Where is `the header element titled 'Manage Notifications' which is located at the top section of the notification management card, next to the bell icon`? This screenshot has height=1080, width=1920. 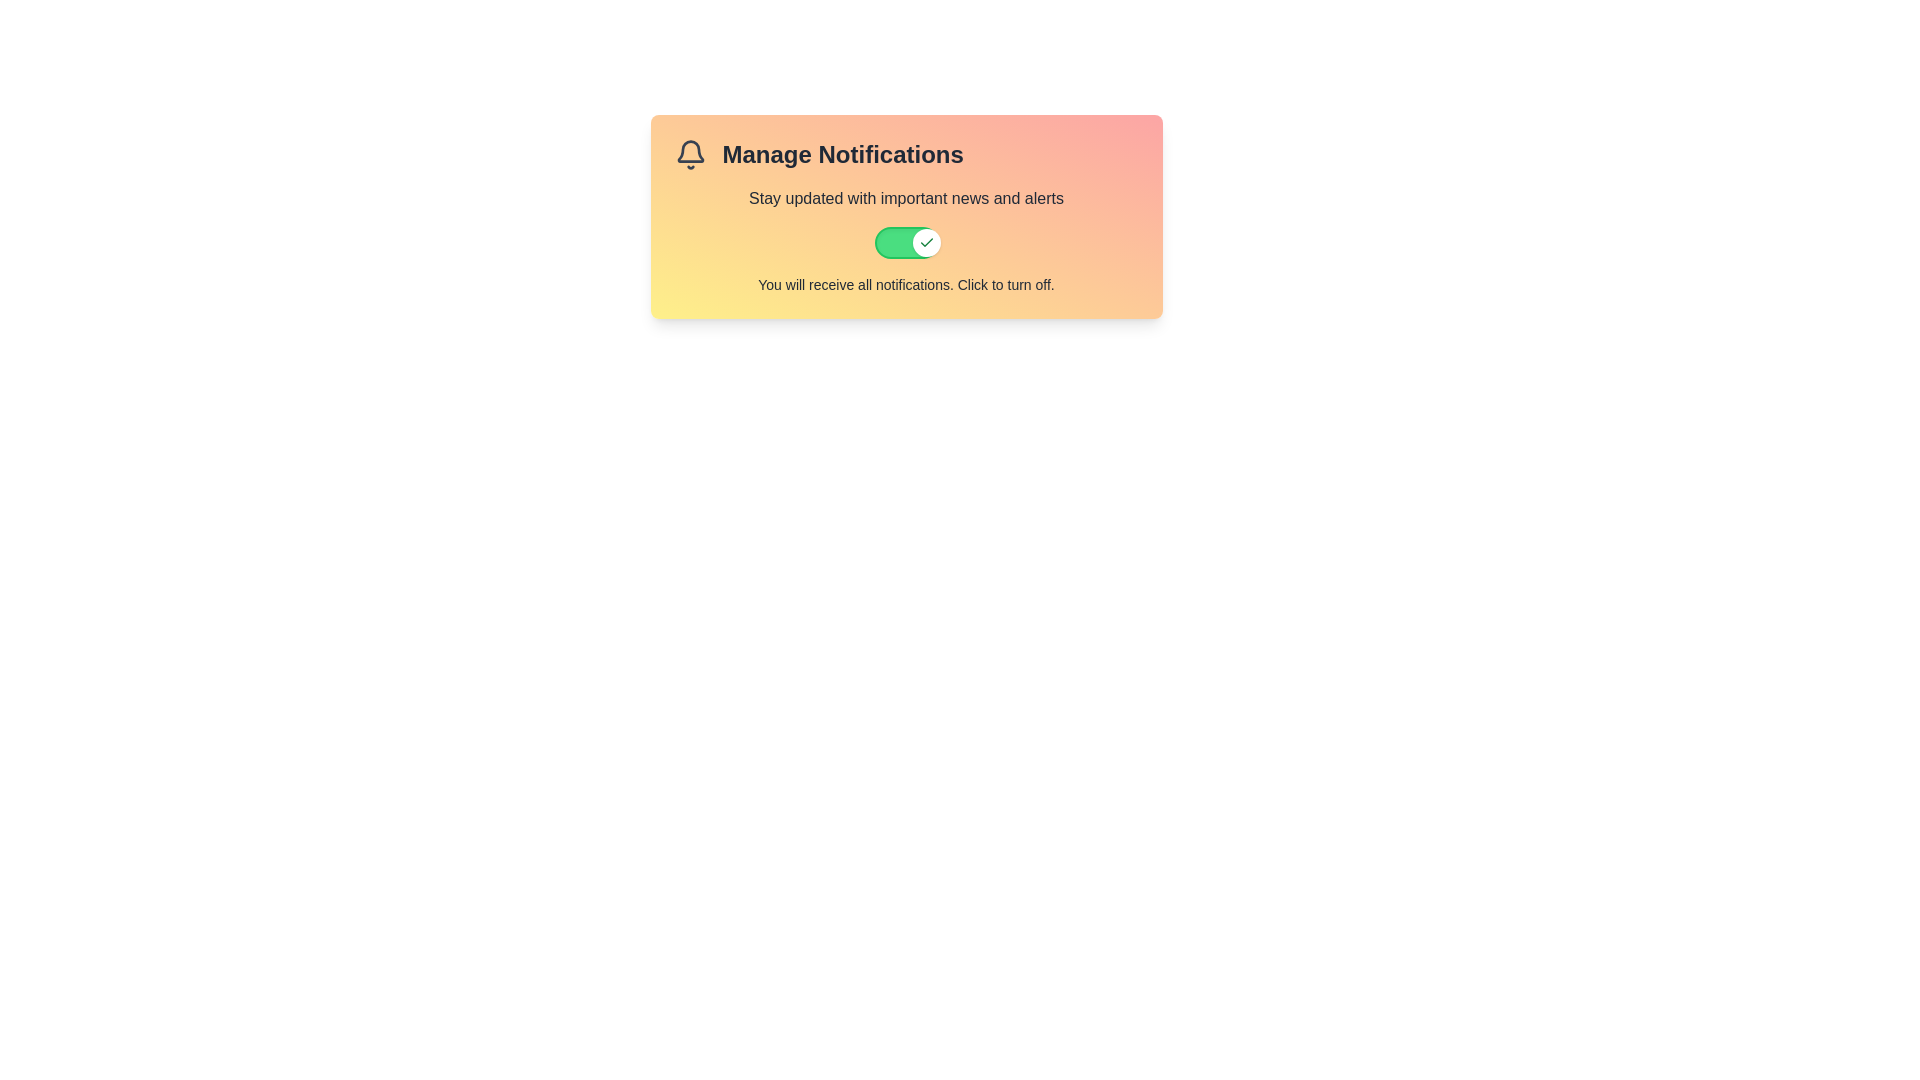
the header element titled 'Manage Notifications' which is located at the top section of the notification management card, next to the bell icon is located at coordinates (819, 153).